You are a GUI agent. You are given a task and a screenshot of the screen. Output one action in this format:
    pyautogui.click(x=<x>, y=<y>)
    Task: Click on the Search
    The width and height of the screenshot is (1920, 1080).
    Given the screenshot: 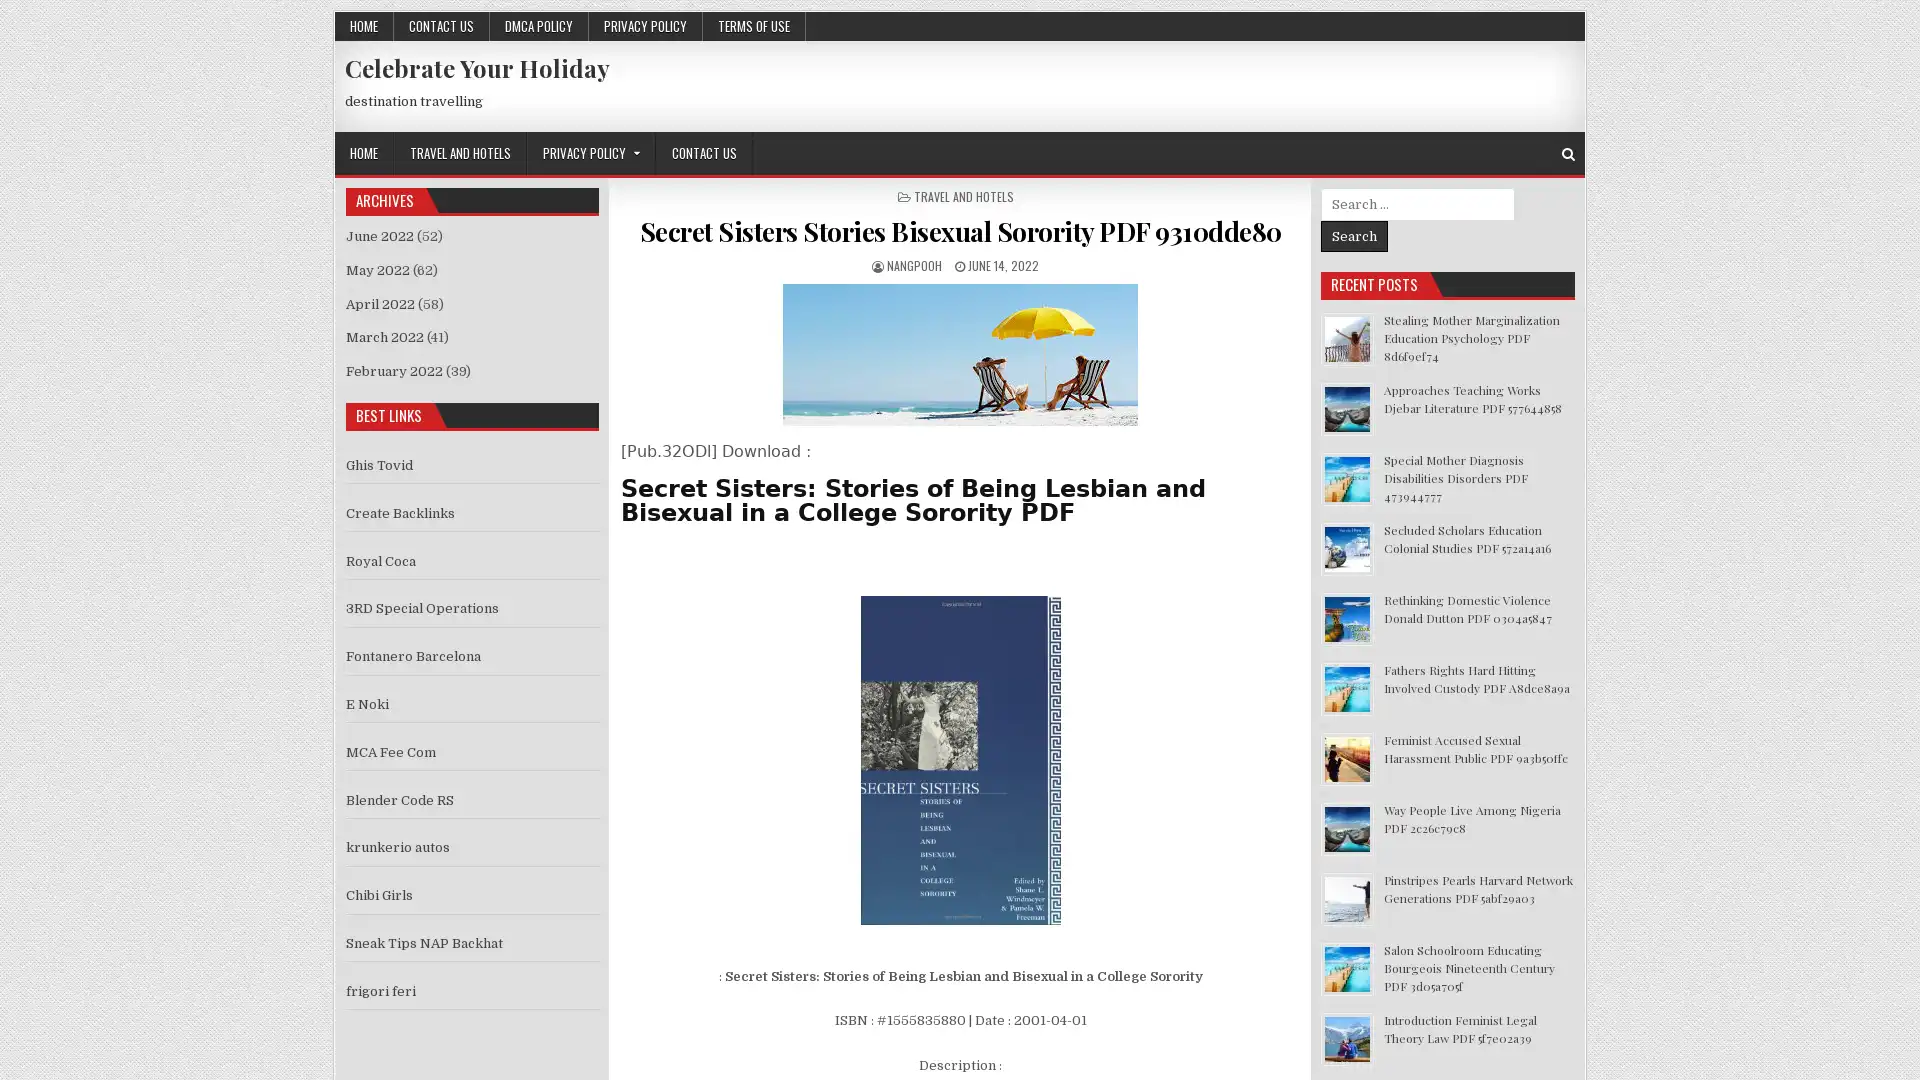 What is the action you would take?
    pyautogui.click(x=1354, y=235)
    